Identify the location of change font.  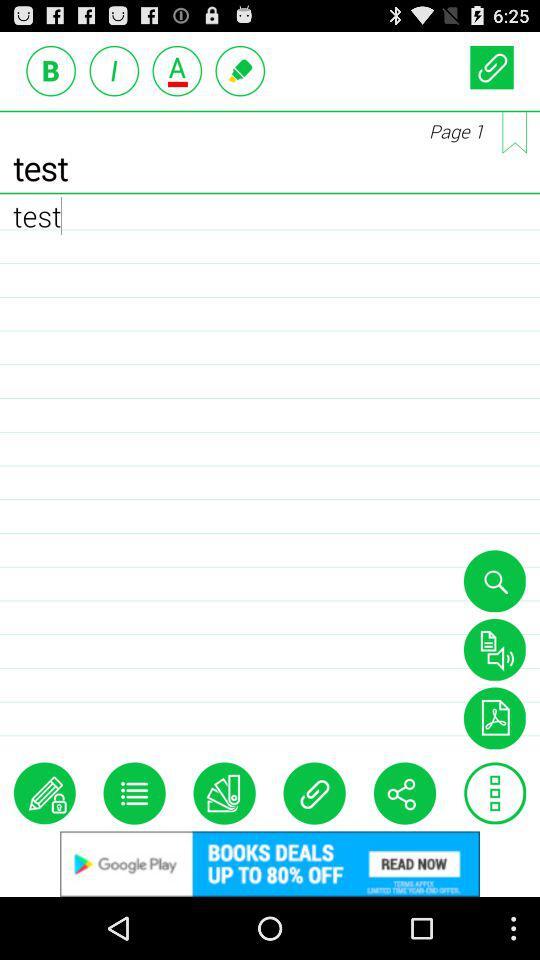
(177, 70).